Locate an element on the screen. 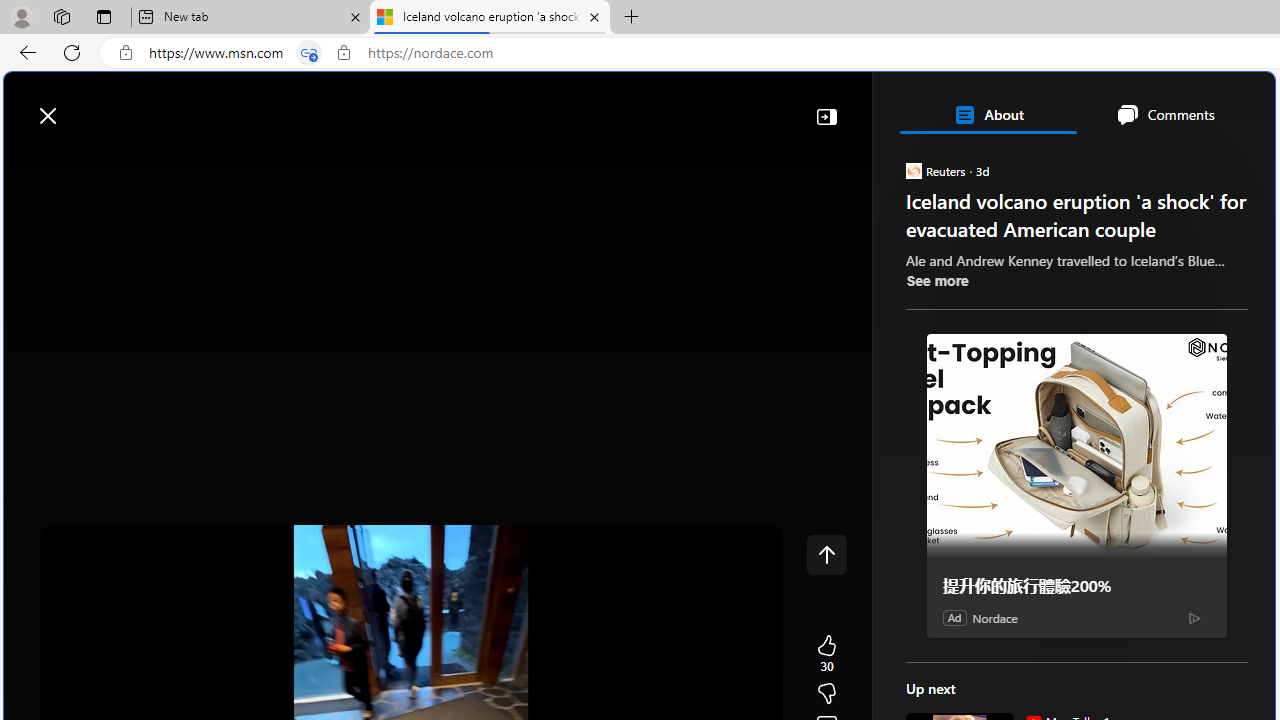 The width and height of the screenshot is (1280, 720). 'Reuters' is located at coordinates (912, 169).